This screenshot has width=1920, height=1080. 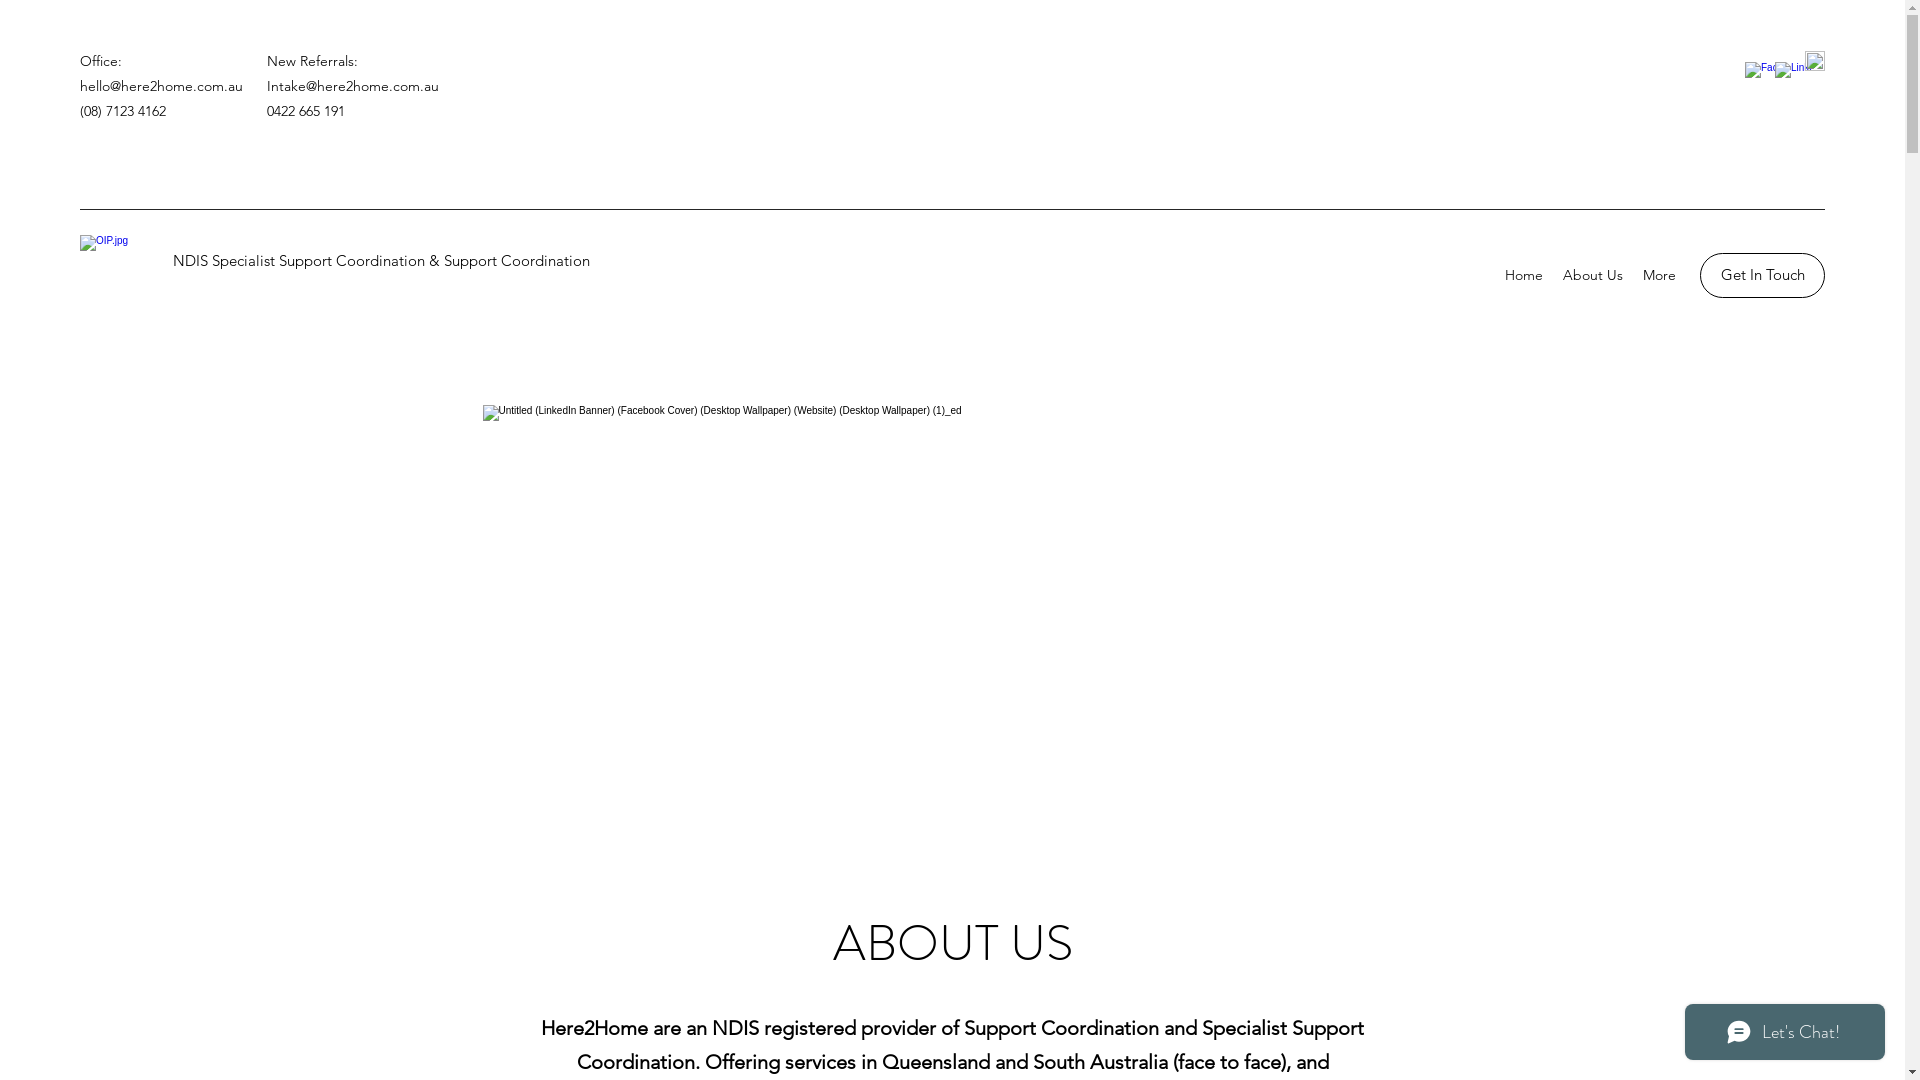 I want to click on 'Intake@here2home.com.au', so click(x=266, y=84).